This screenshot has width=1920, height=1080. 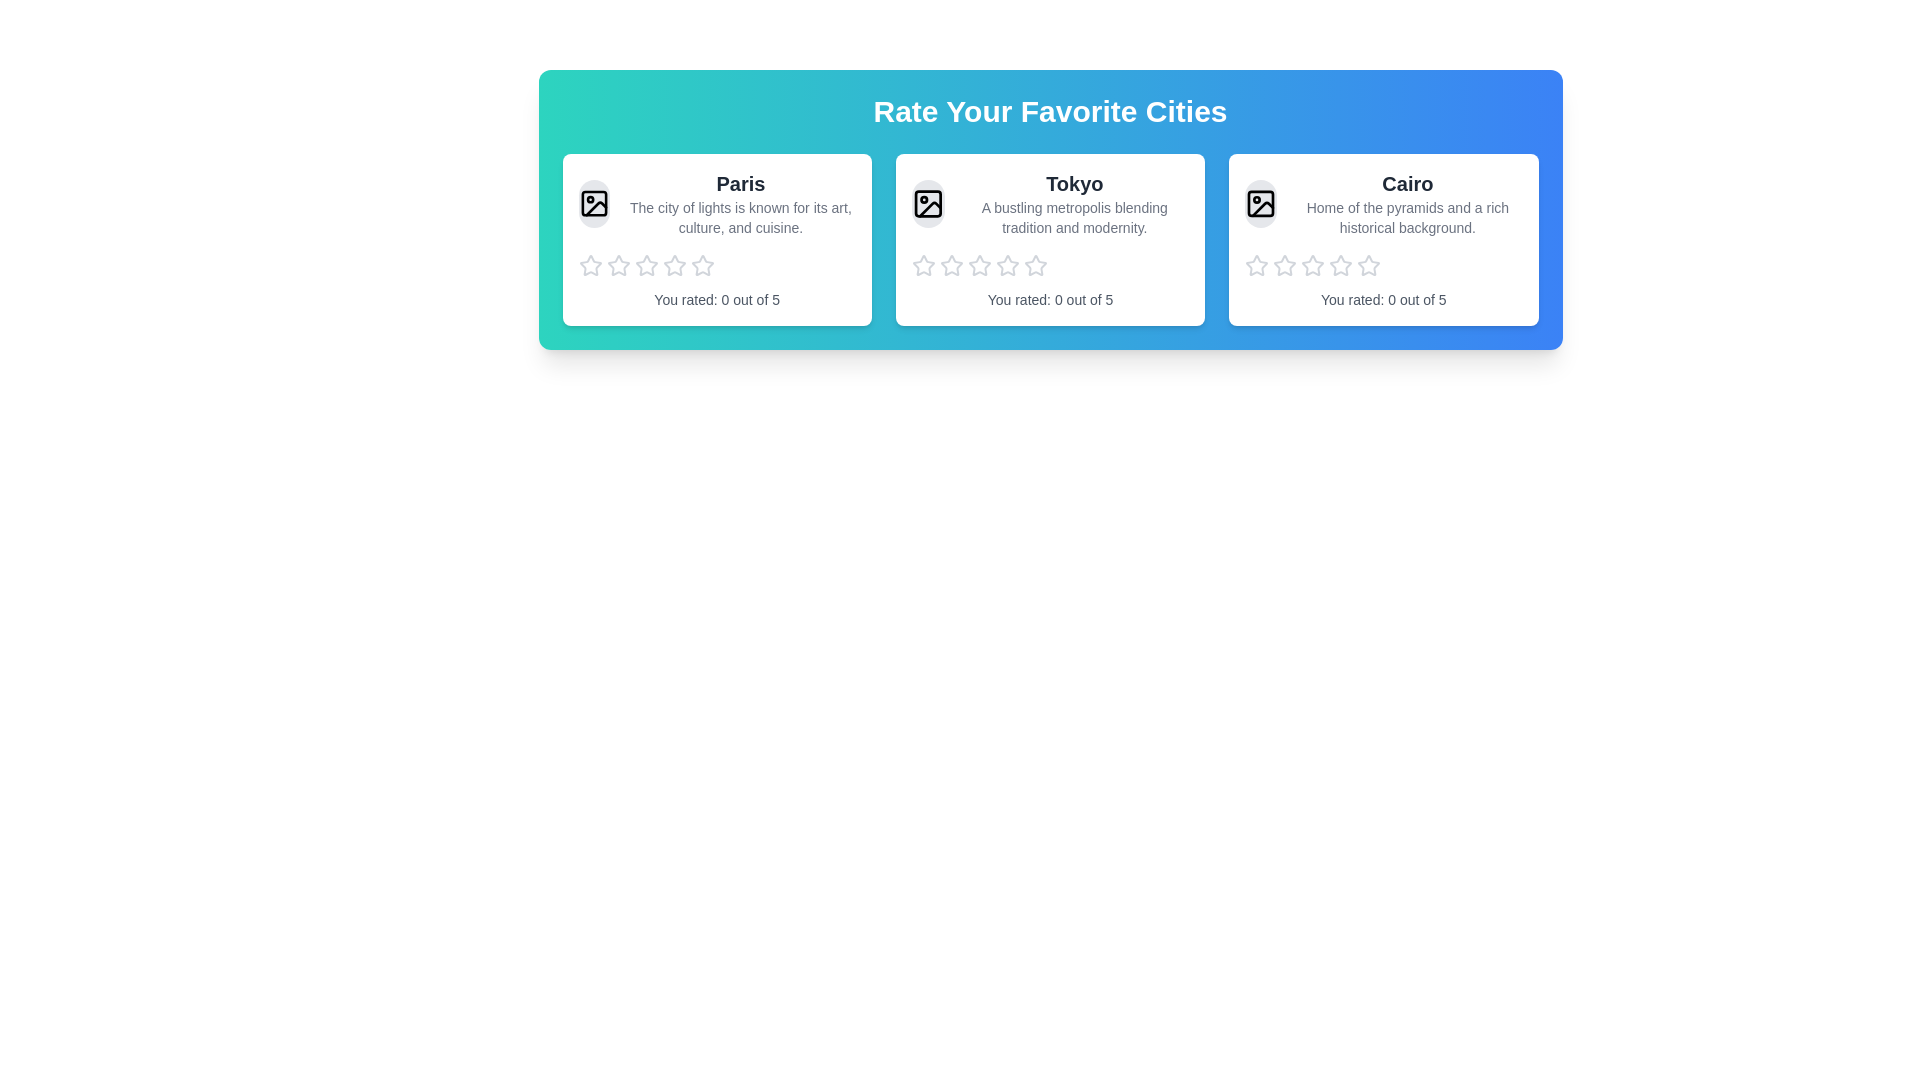 I want to click on across the stars in the Rating widget for the 'Paris' location, so click(x=717, y=265).